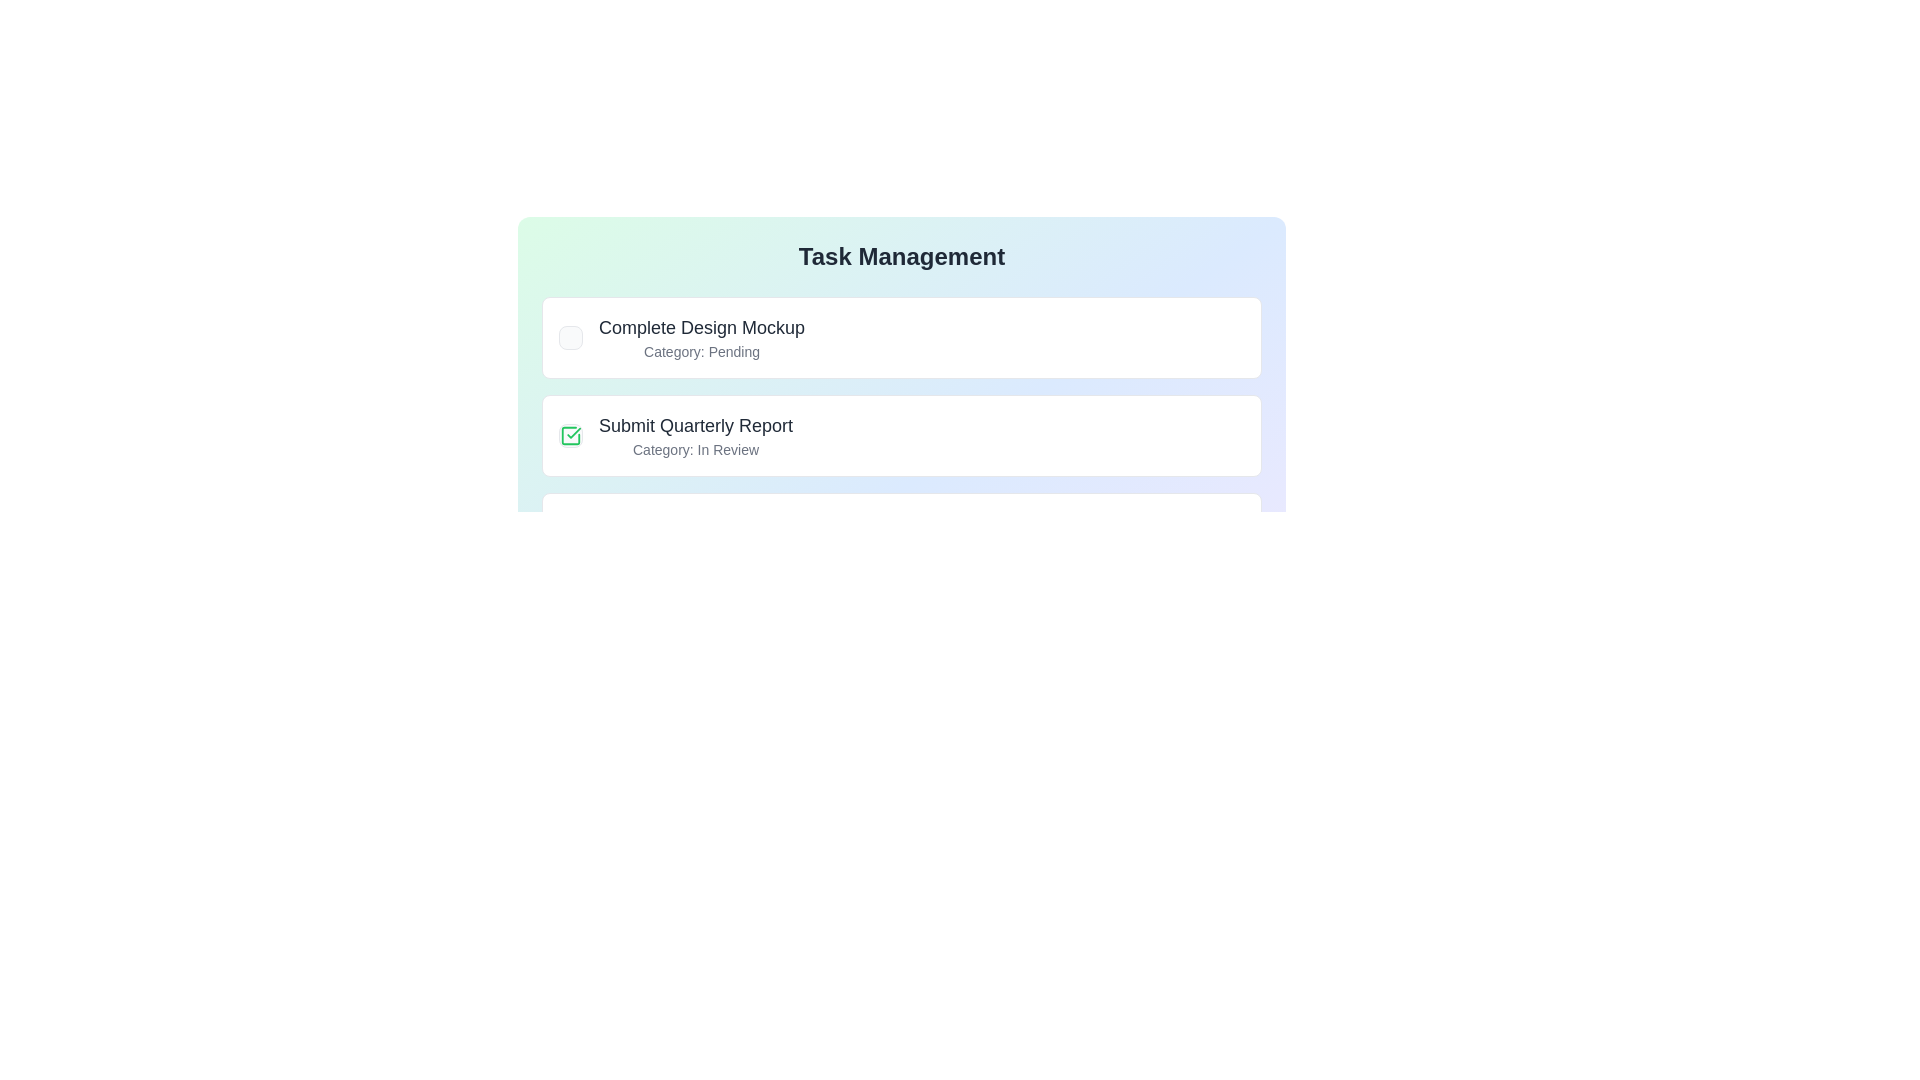  Describe the element at coordinates (696, 424) in the screenshot. I see `text displayed on the label that says 'Submit Quarterly Report', which is styled in a large, bold, dark font within a task management interface` at that location.